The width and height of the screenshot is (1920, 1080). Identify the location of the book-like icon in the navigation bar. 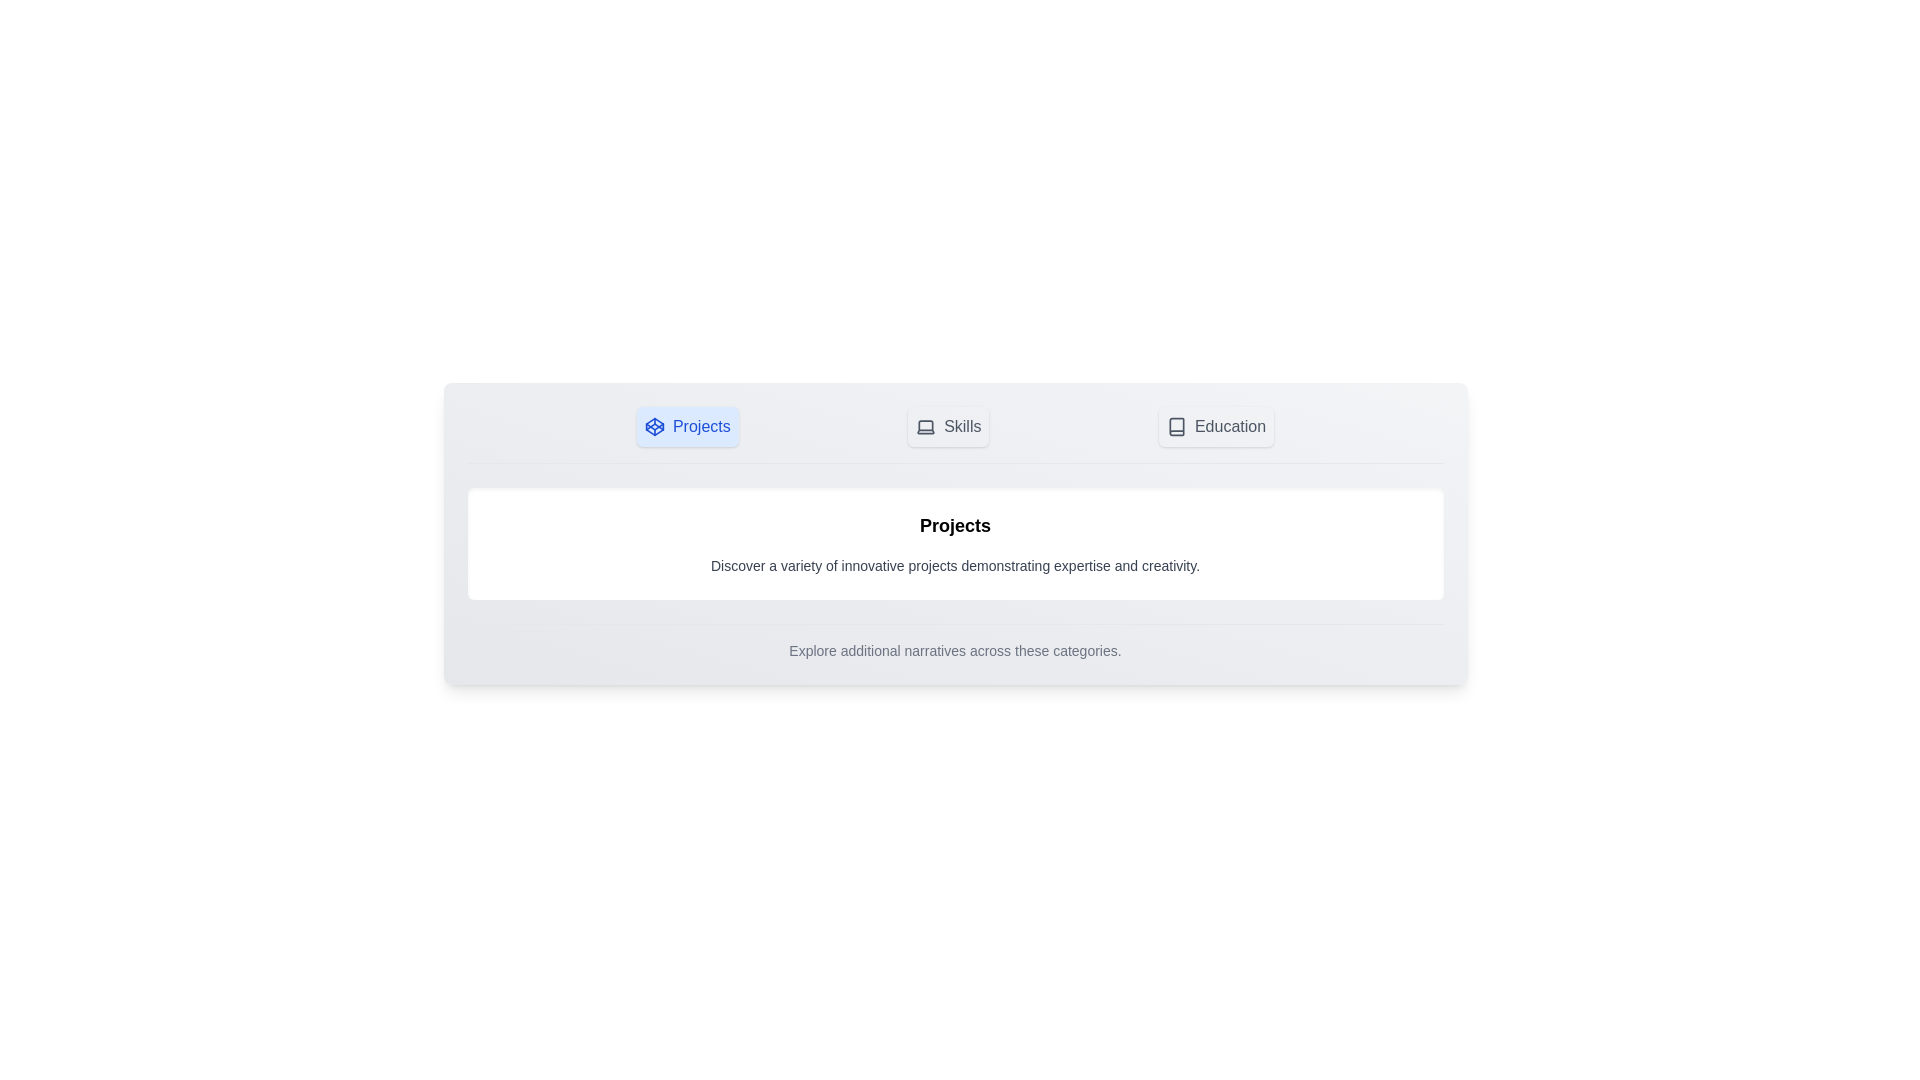
(1176, 426).